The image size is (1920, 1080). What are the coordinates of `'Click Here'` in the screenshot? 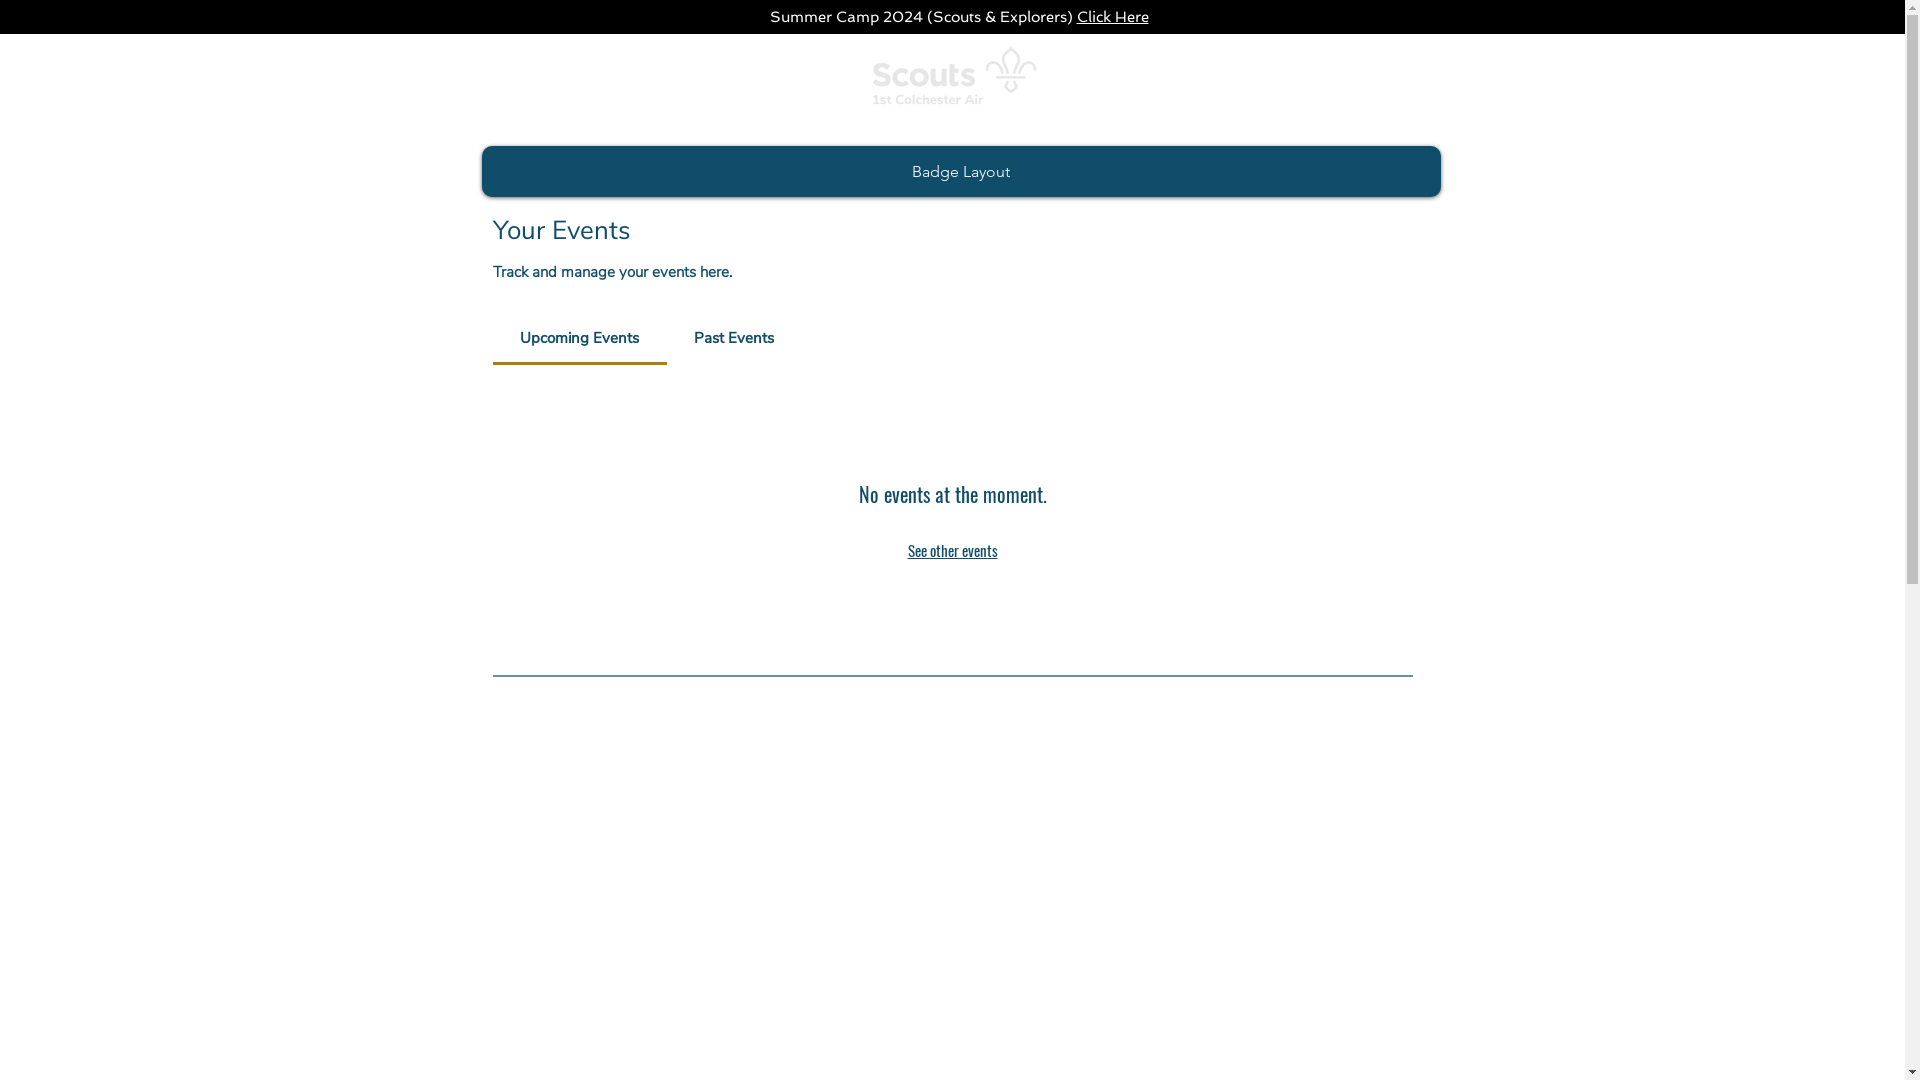 It's located at (1111, 16).